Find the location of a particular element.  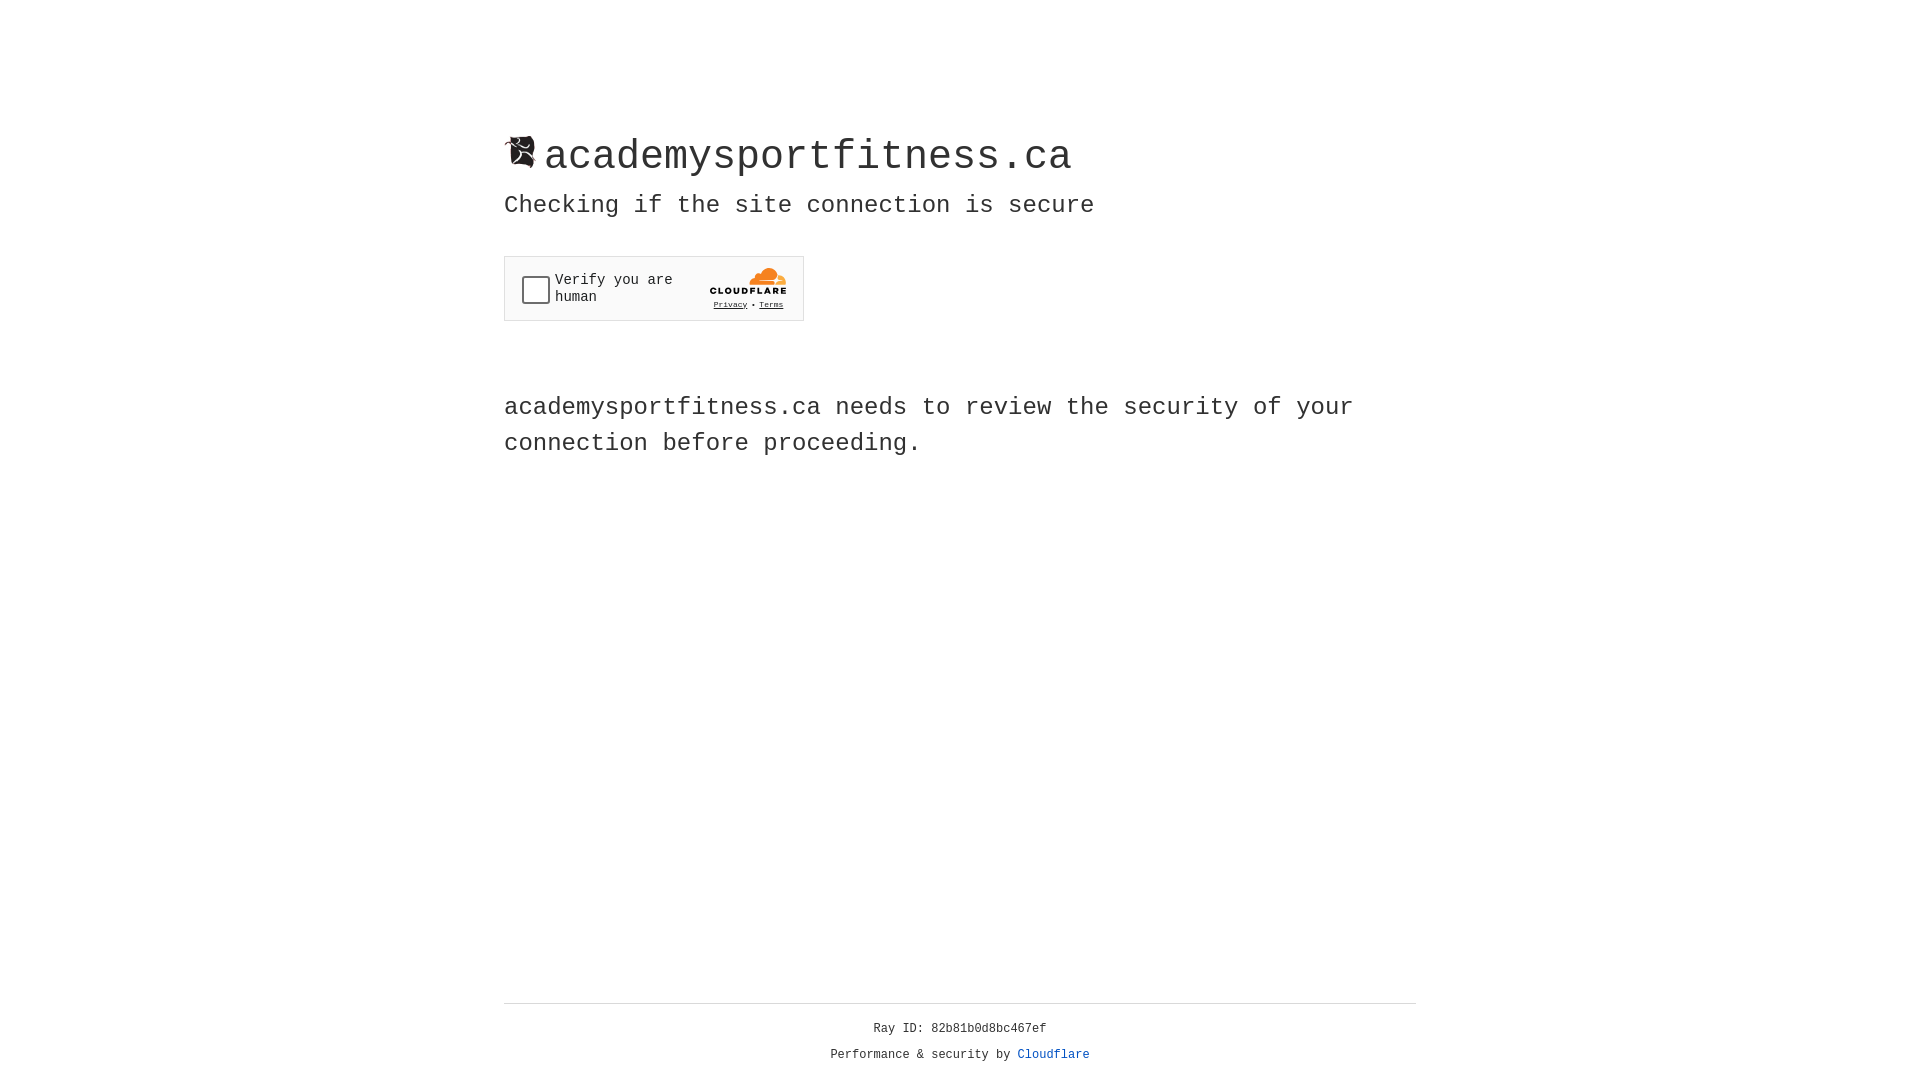

'Widget containing a Cloudflare security challenge' is located at coordinates (653, 288).